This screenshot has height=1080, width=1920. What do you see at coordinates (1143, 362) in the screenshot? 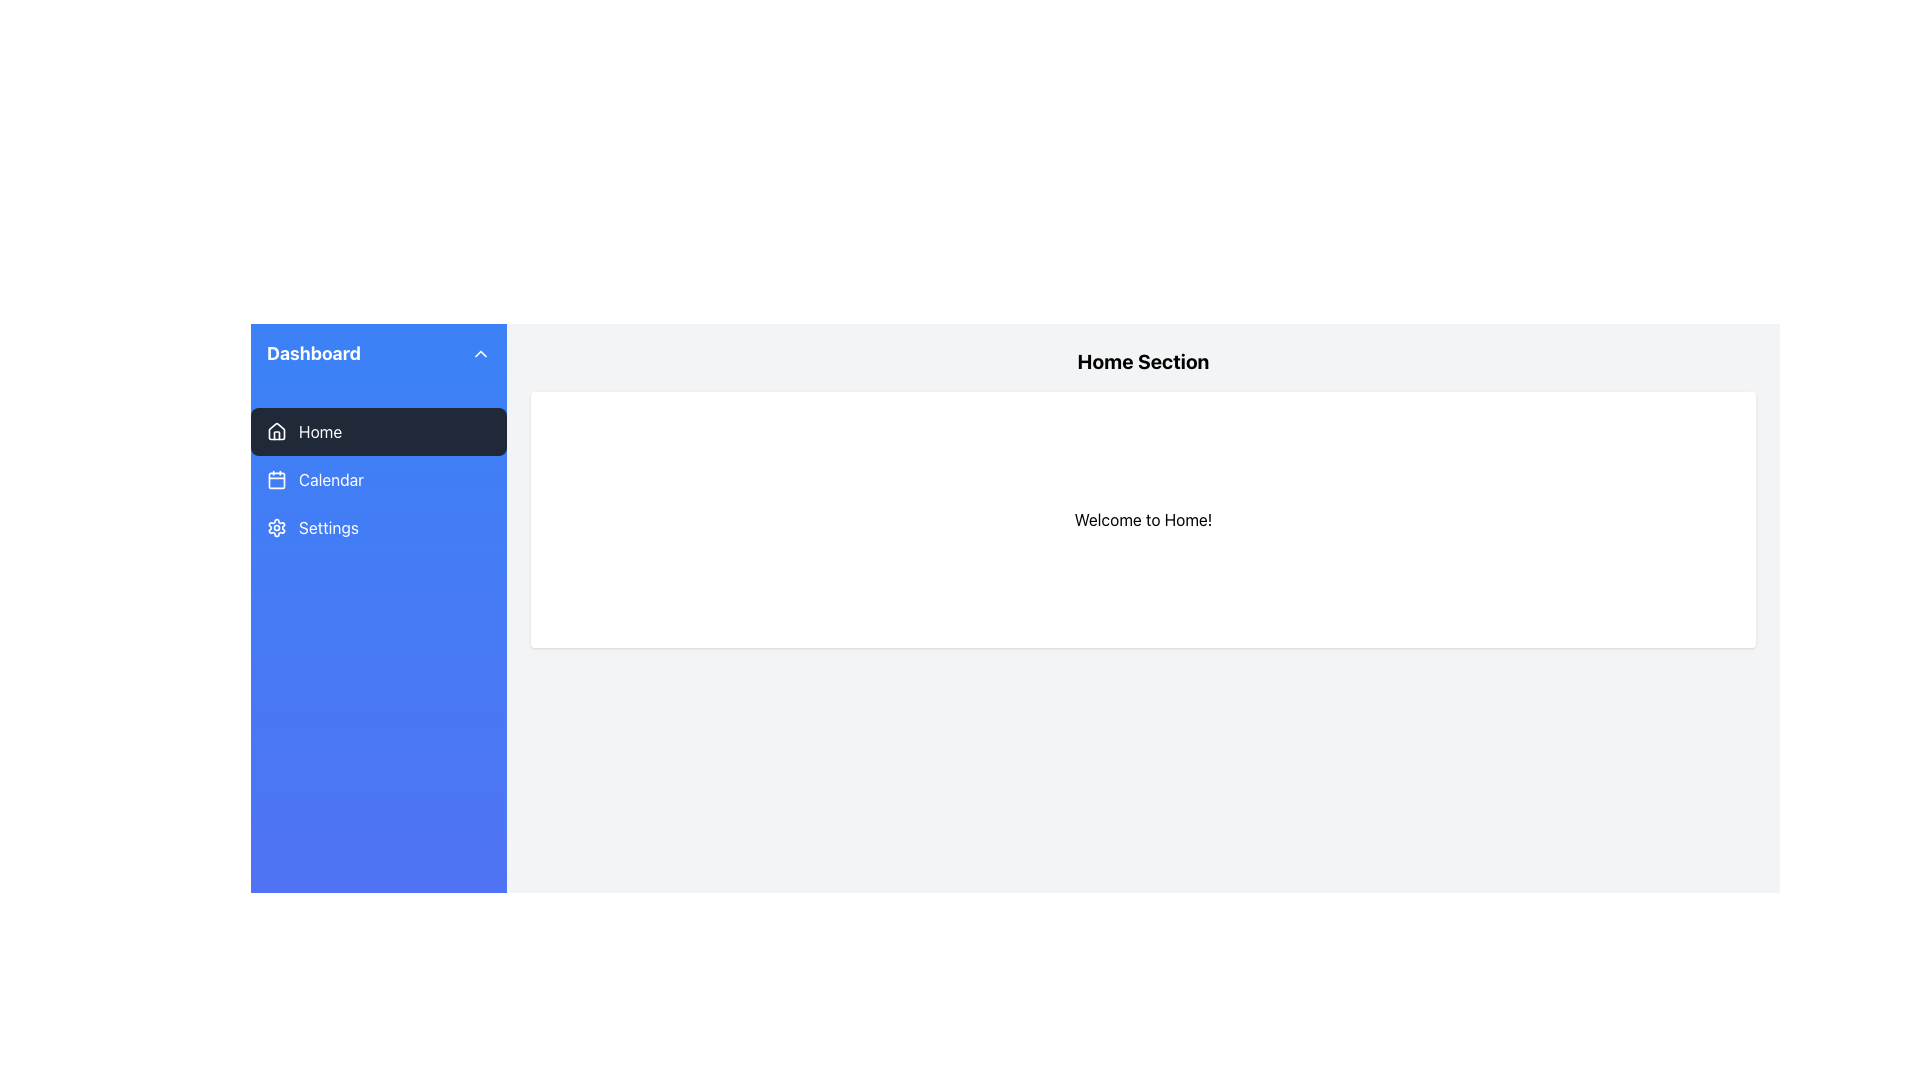
I see `the bold 'Home Section' text label` at bounding box center [1143, 362].